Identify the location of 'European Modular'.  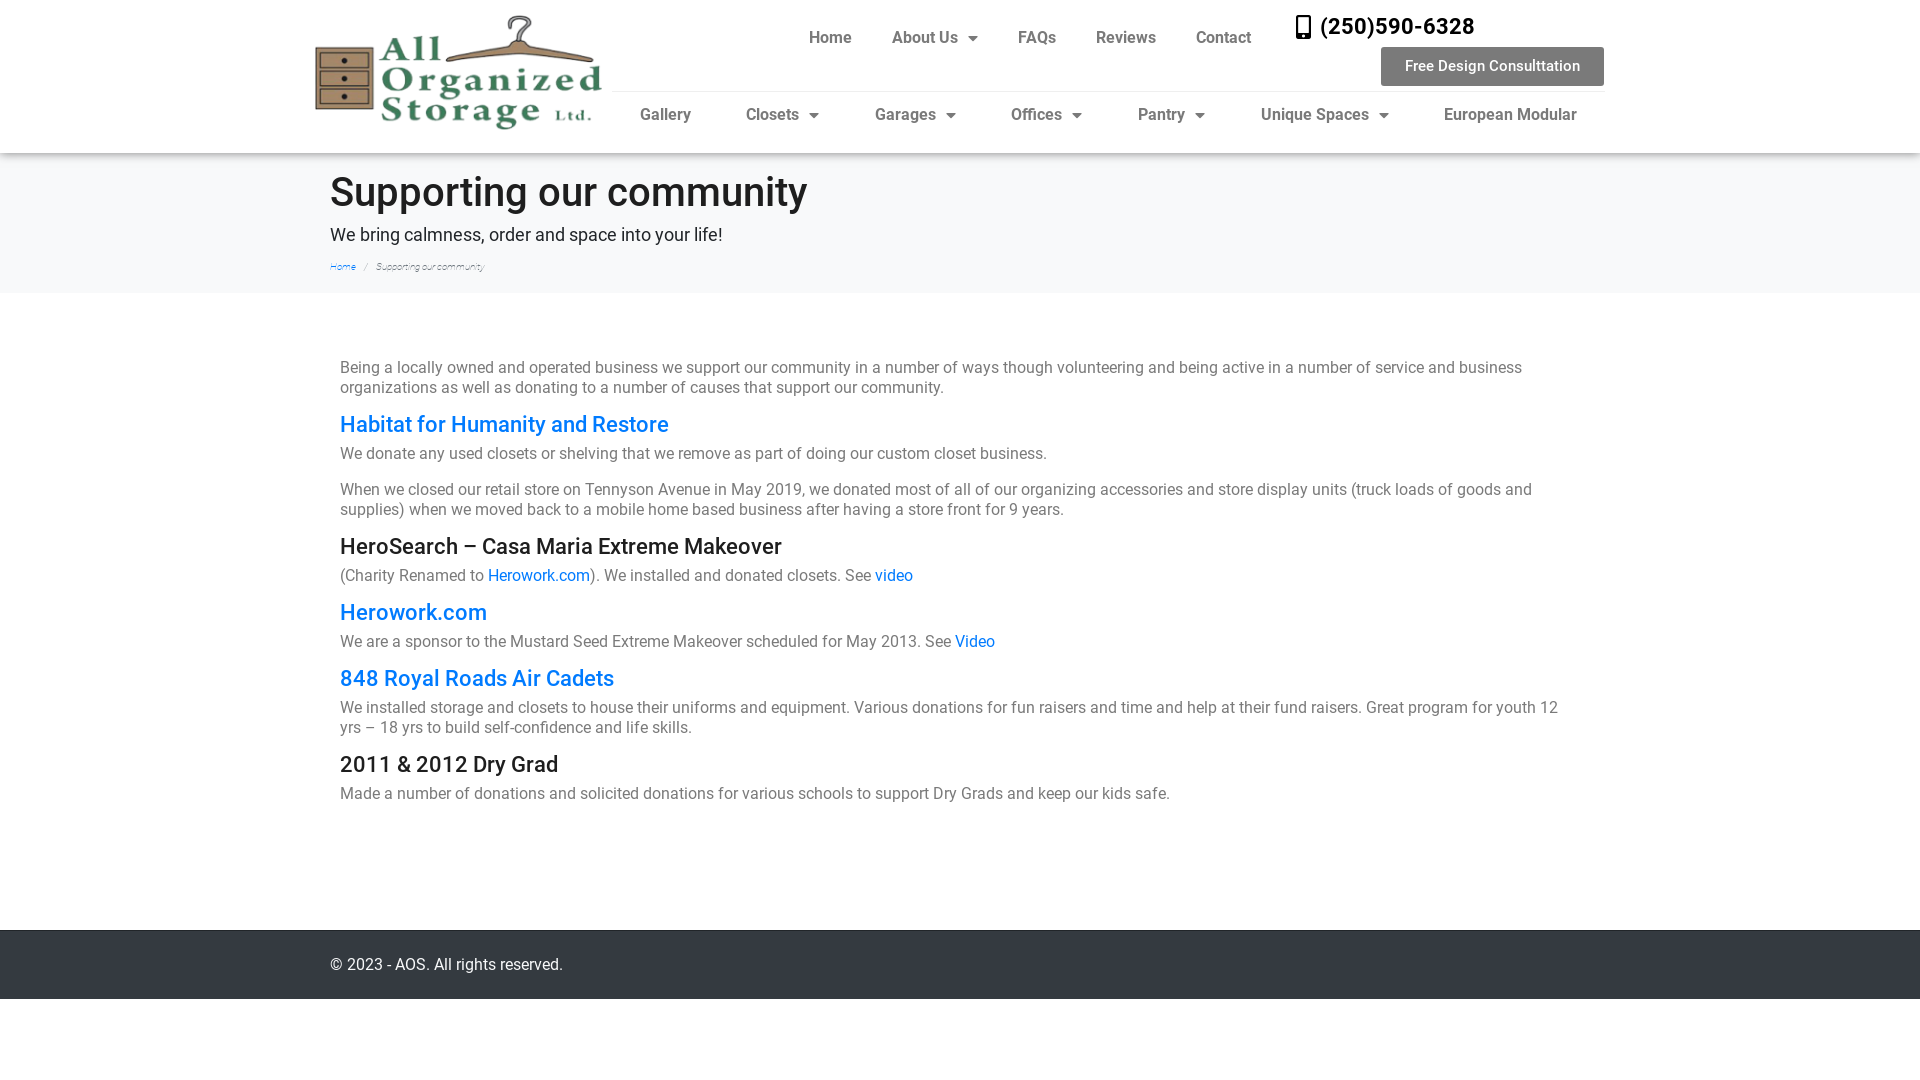
(1510, 115).